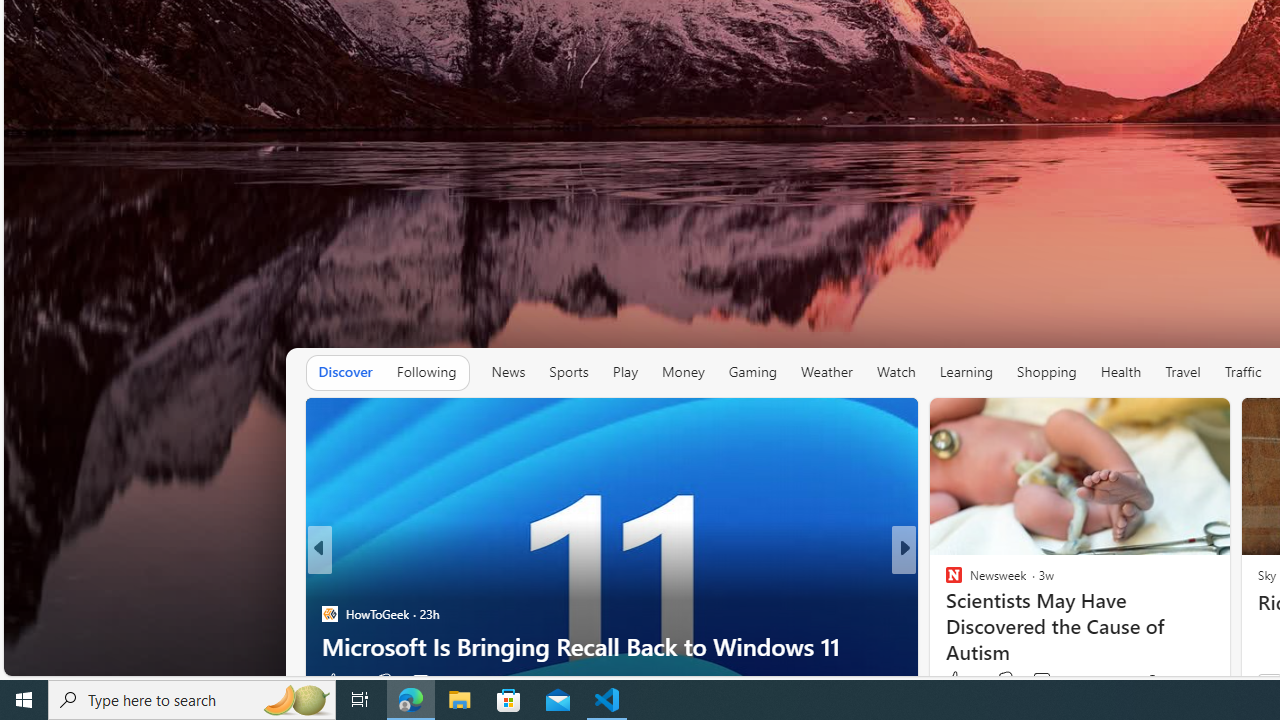 The image size is (1280, 720). I want to click on '307 Like', so click(958, 680).